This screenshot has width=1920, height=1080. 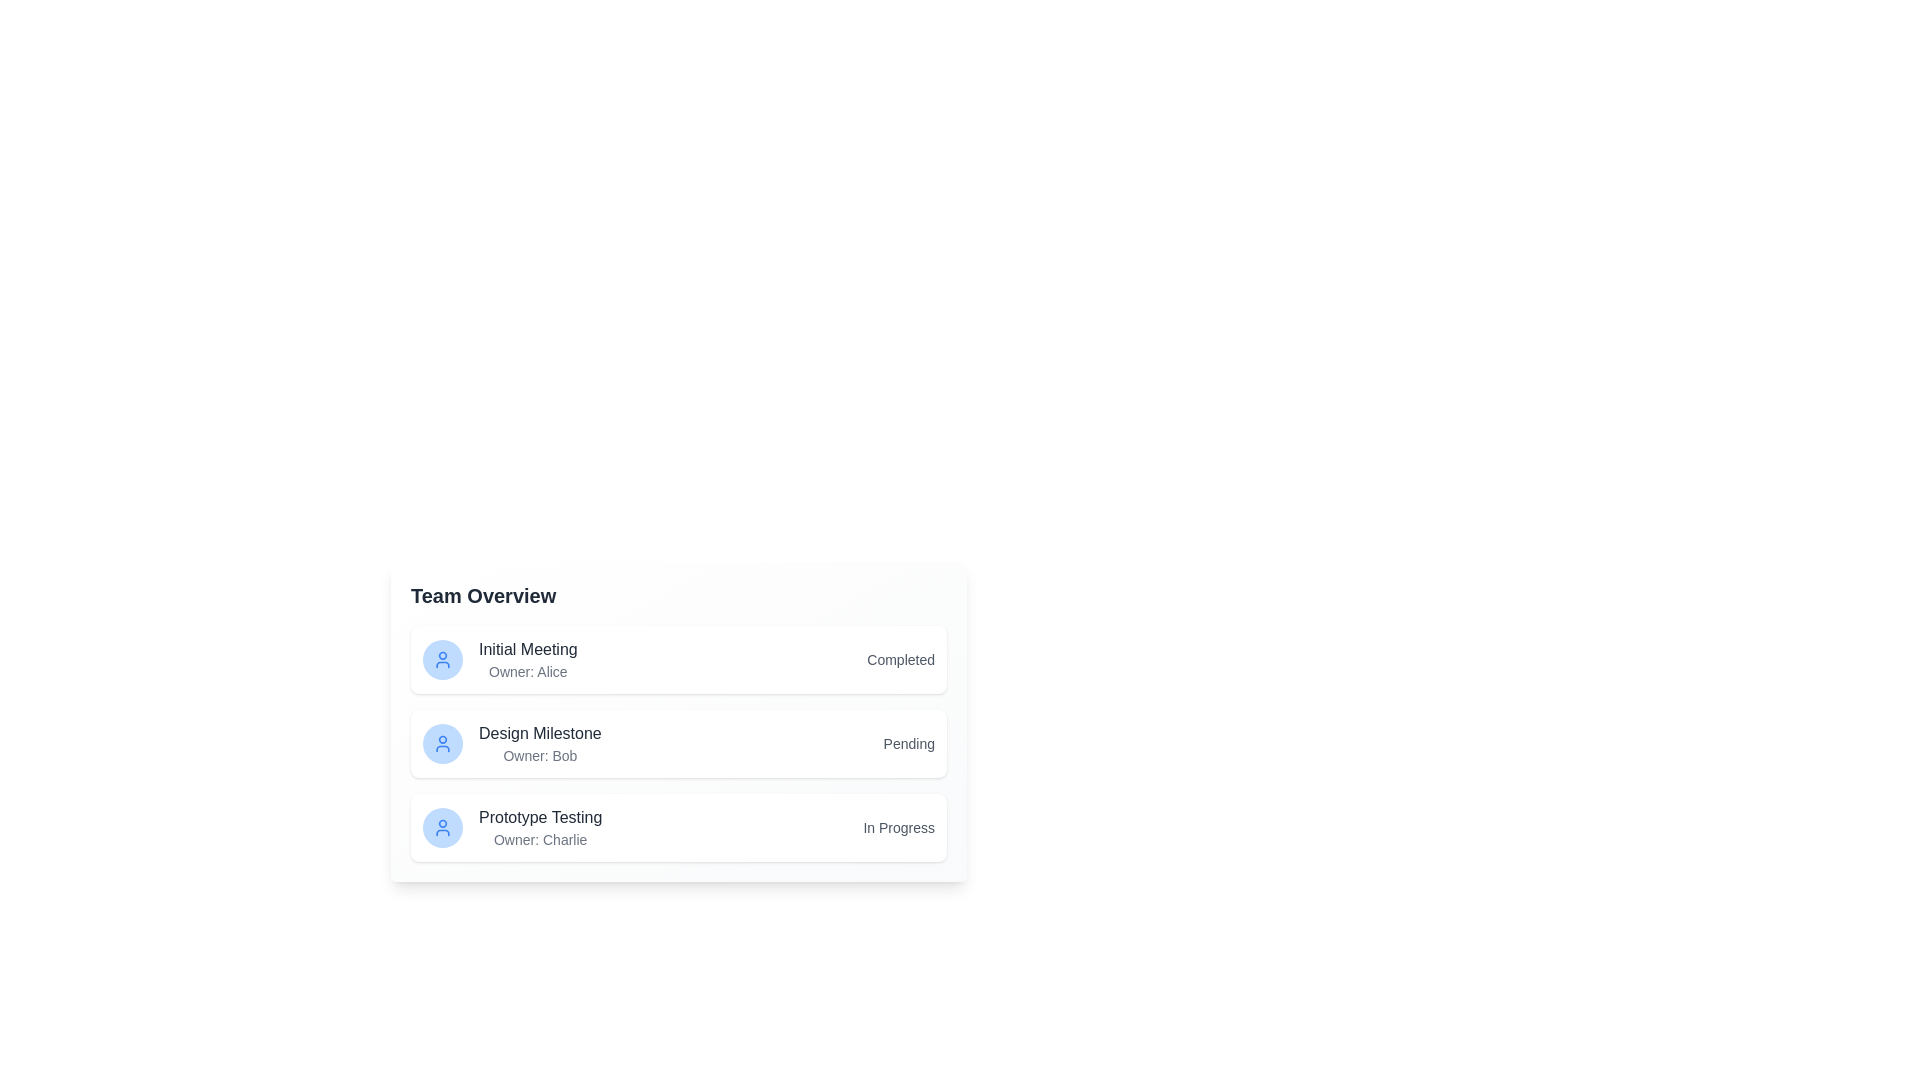 I want to click on the 'In Progress' text label, which is styled in gray and indicates status, located at the far right of the 'Prototype Testing Owner: Charlie' card, so click(x=898, y=828).